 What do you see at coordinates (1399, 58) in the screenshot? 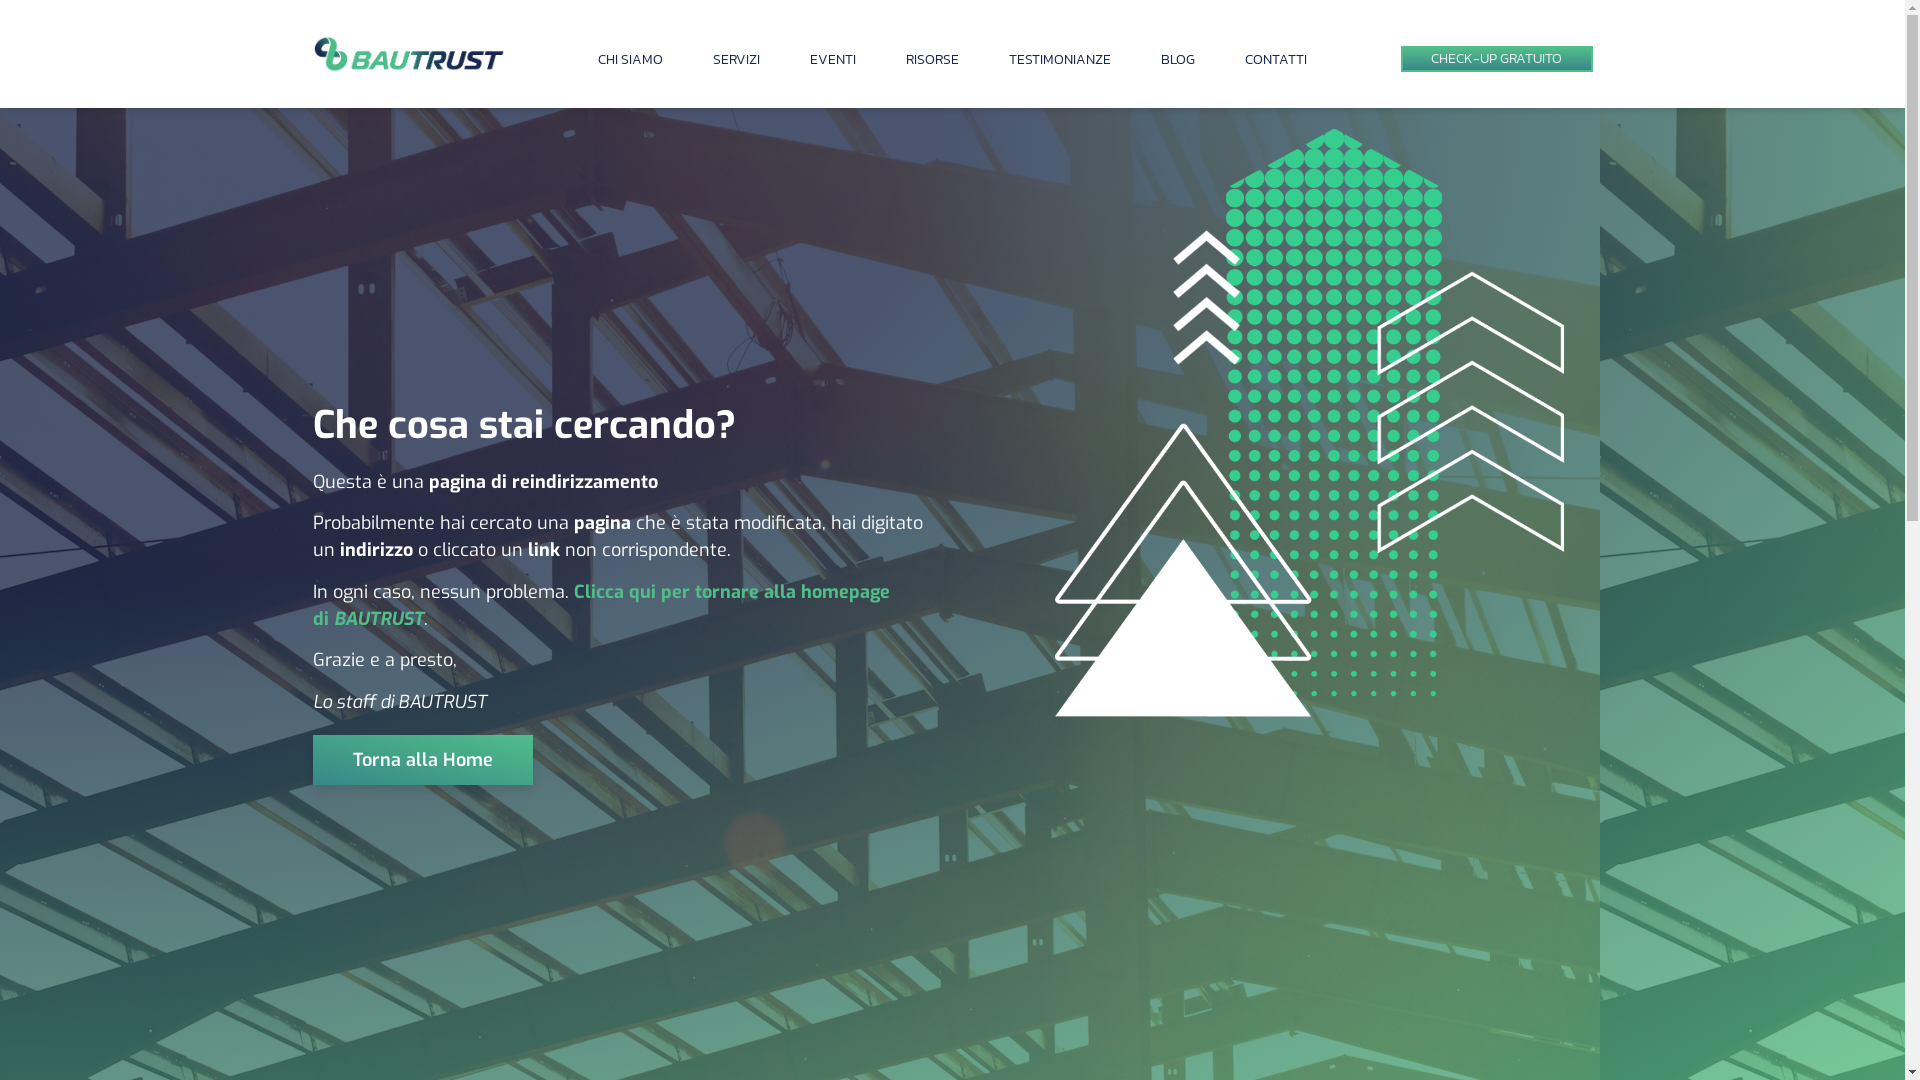
I see `'CHECK-UP GRATUITO'` at bounding box center [1399, 58].